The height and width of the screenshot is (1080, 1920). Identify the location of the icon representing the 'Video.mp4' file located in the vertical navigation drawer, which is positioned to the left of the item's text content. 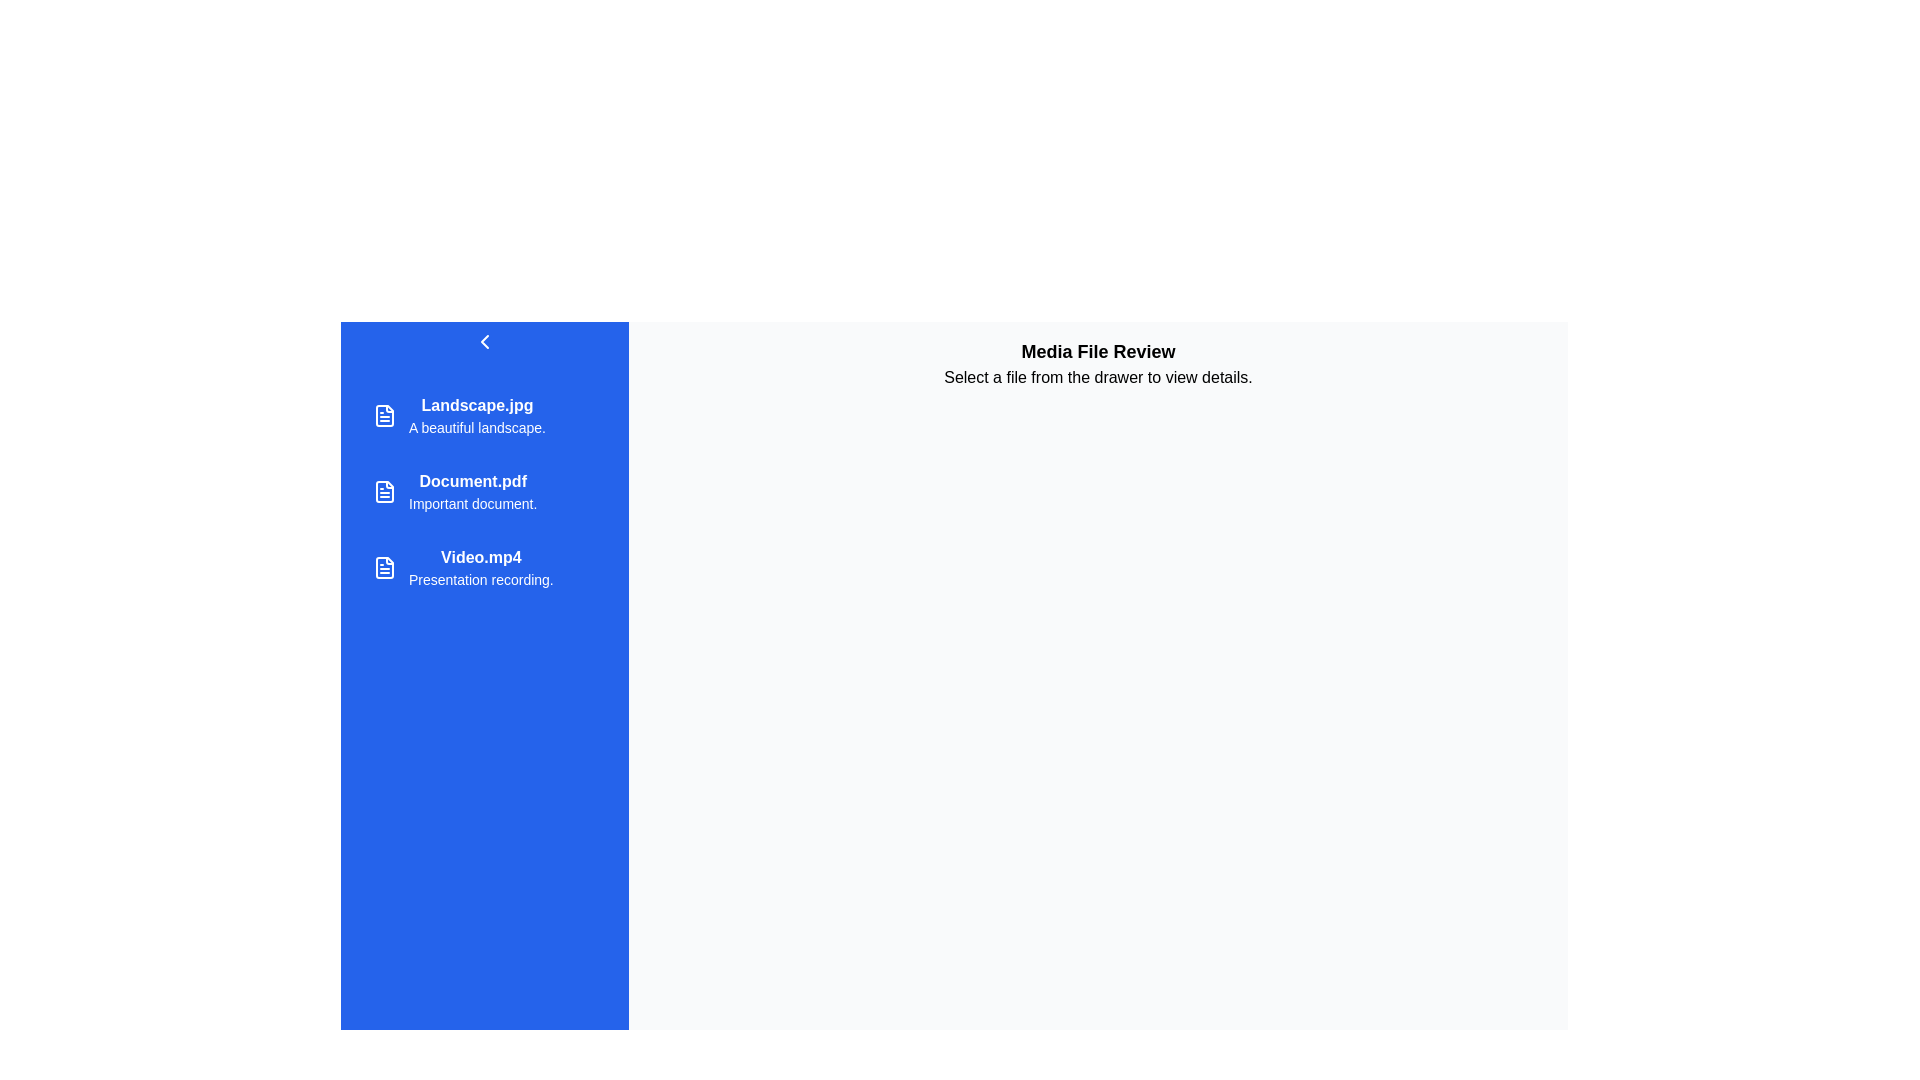
(384, 567).